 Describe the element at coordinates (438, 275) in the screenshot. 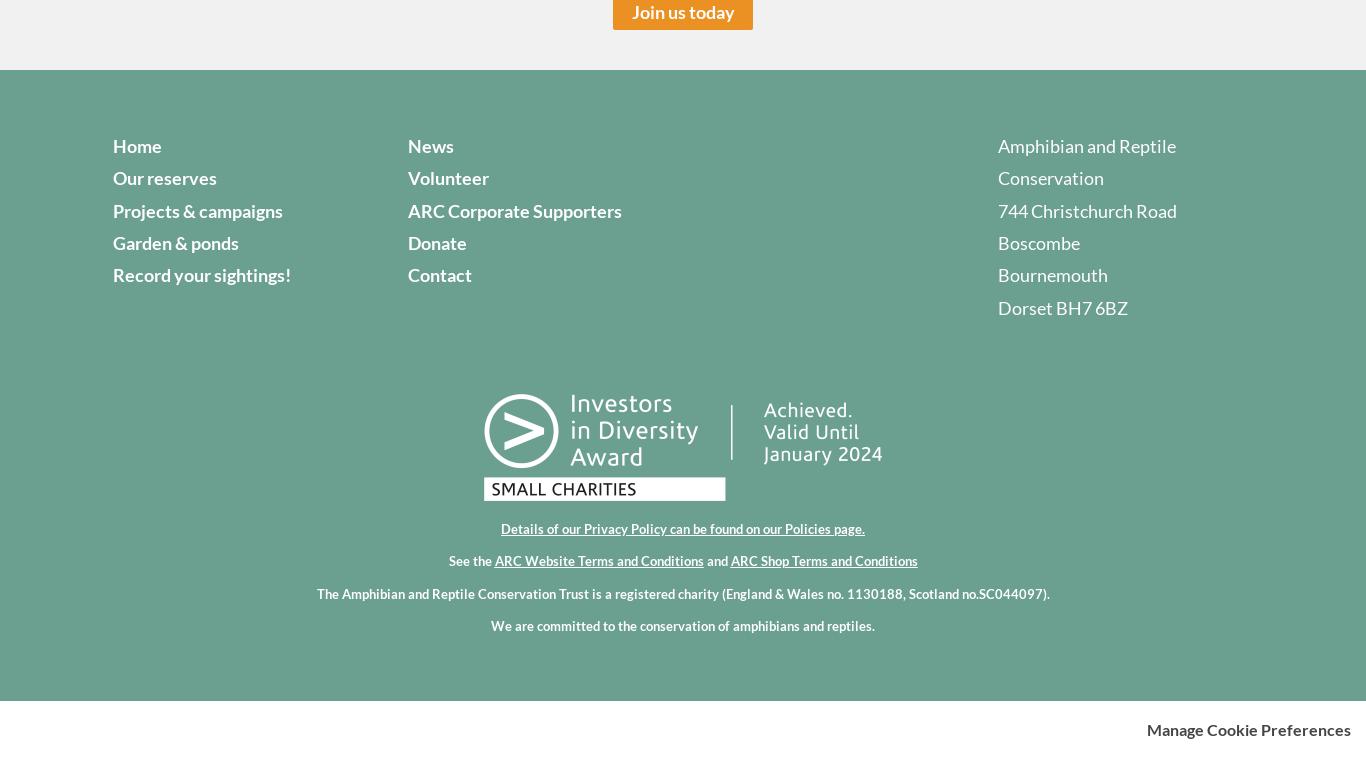

I see `'Contact'` at that location.